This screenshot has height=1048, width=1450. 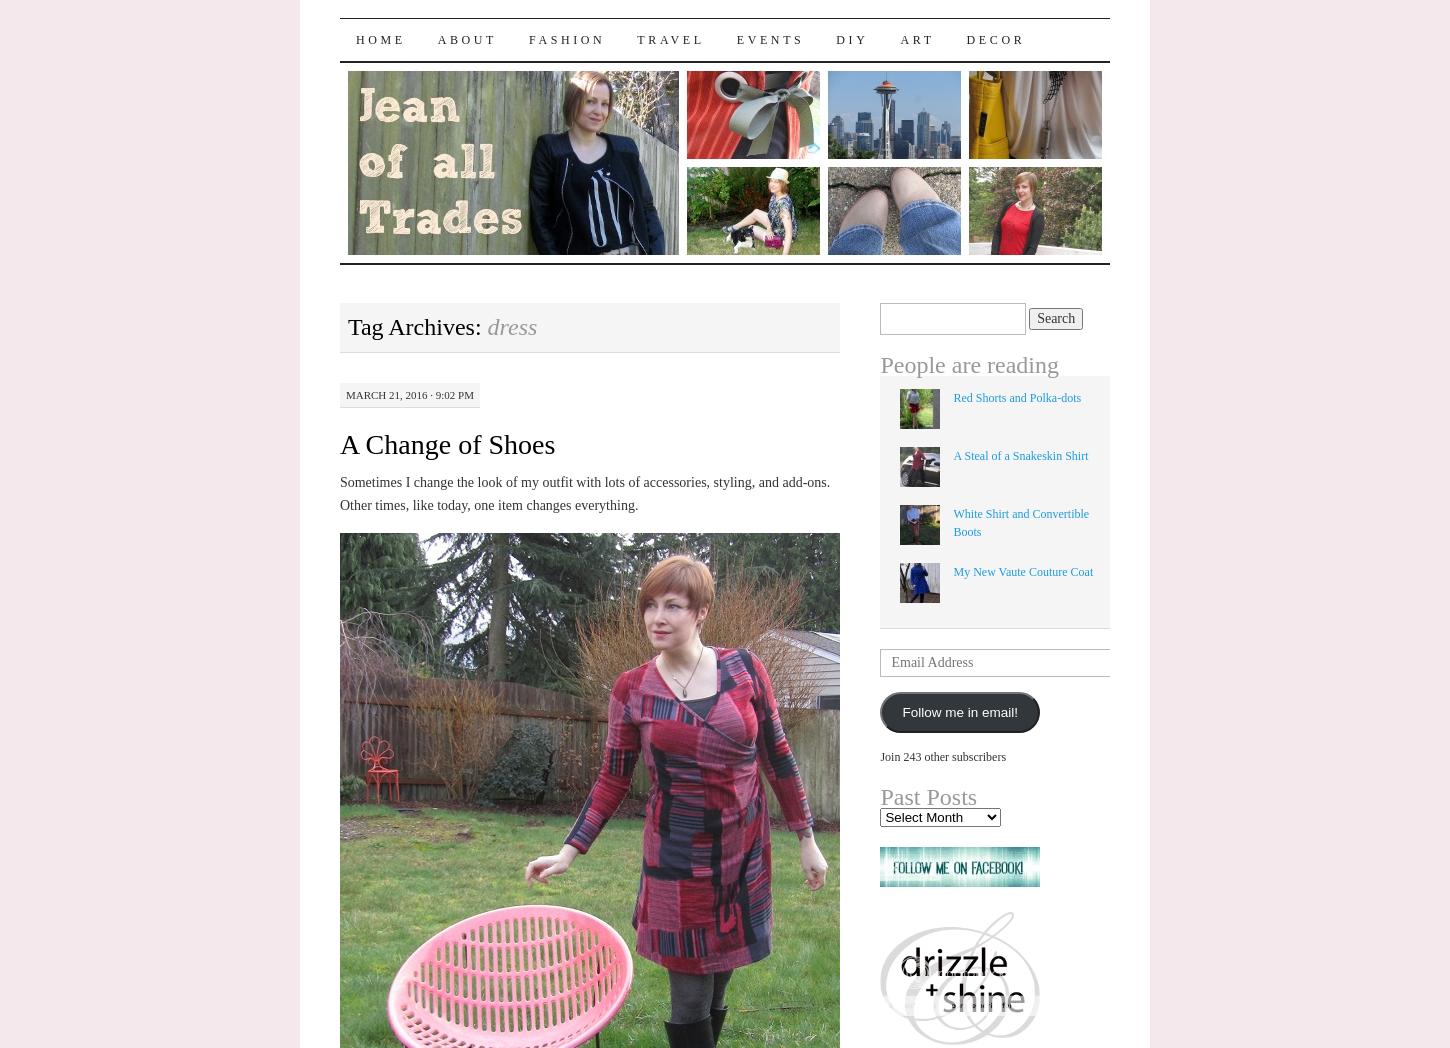 What do you see at coordinates (941, 756) in the screenshot?
I see `'Join 243 other subscribers'` at bounding box center [941, 756].